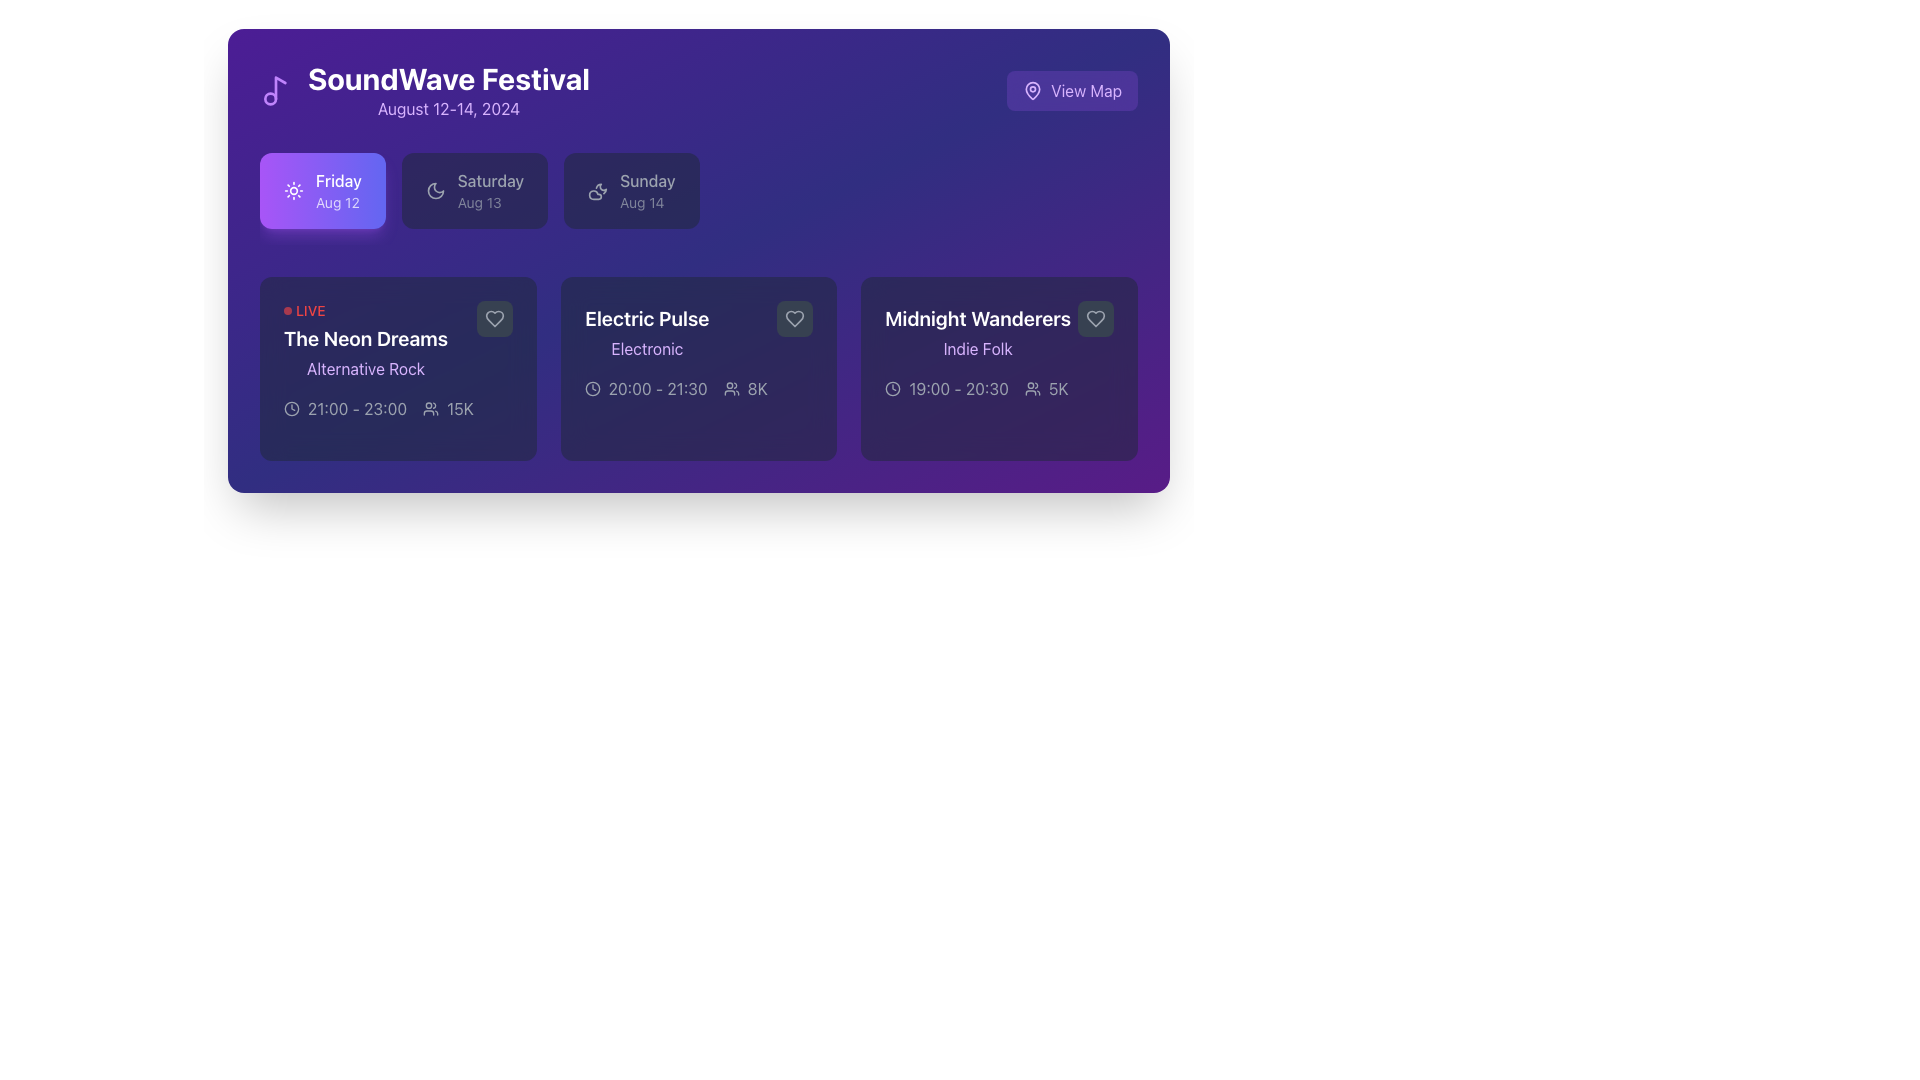 This screenshot has width=1920, height=1080. What do you see at coordinates (338, 203) in the screenshot?
I see `the text display indicating the specific date corresponding to 'Friday', located directly beneath the 'Friday' text in the first of three horizontally aligned date boxes` at bounding box center [338, 203].